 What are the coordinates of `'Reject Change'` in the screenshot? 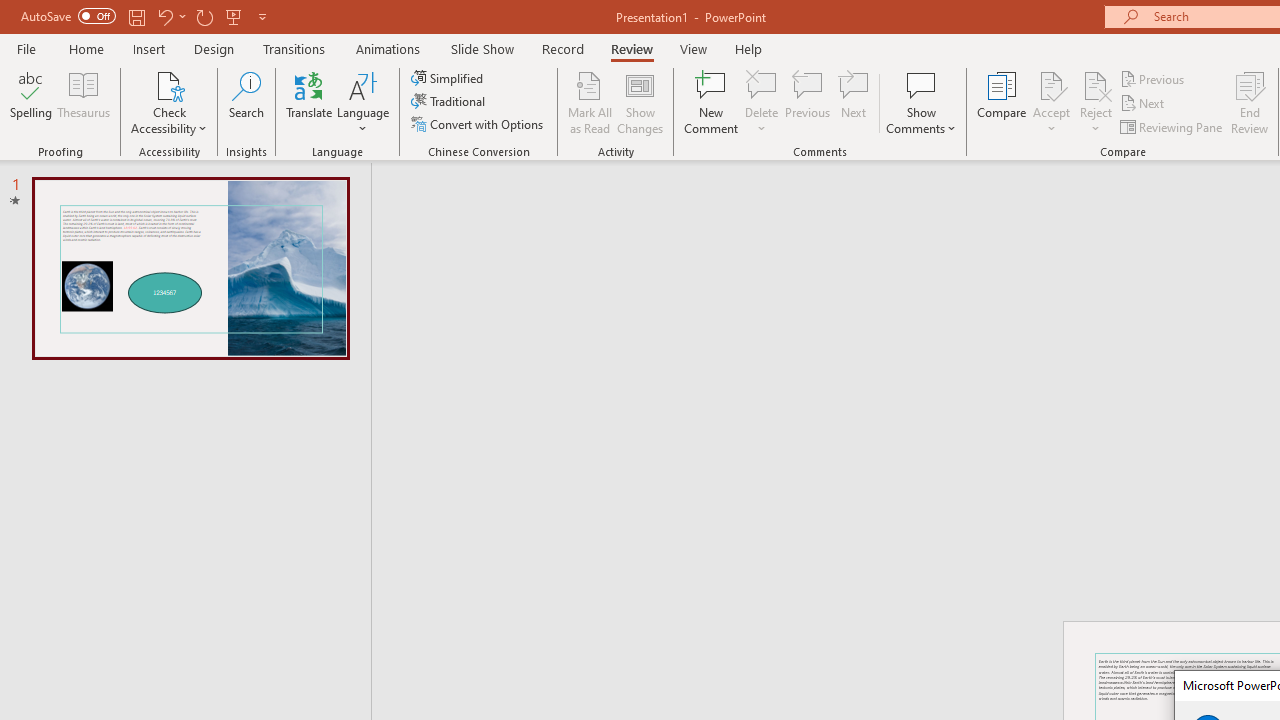 It's located at (1095, 84).